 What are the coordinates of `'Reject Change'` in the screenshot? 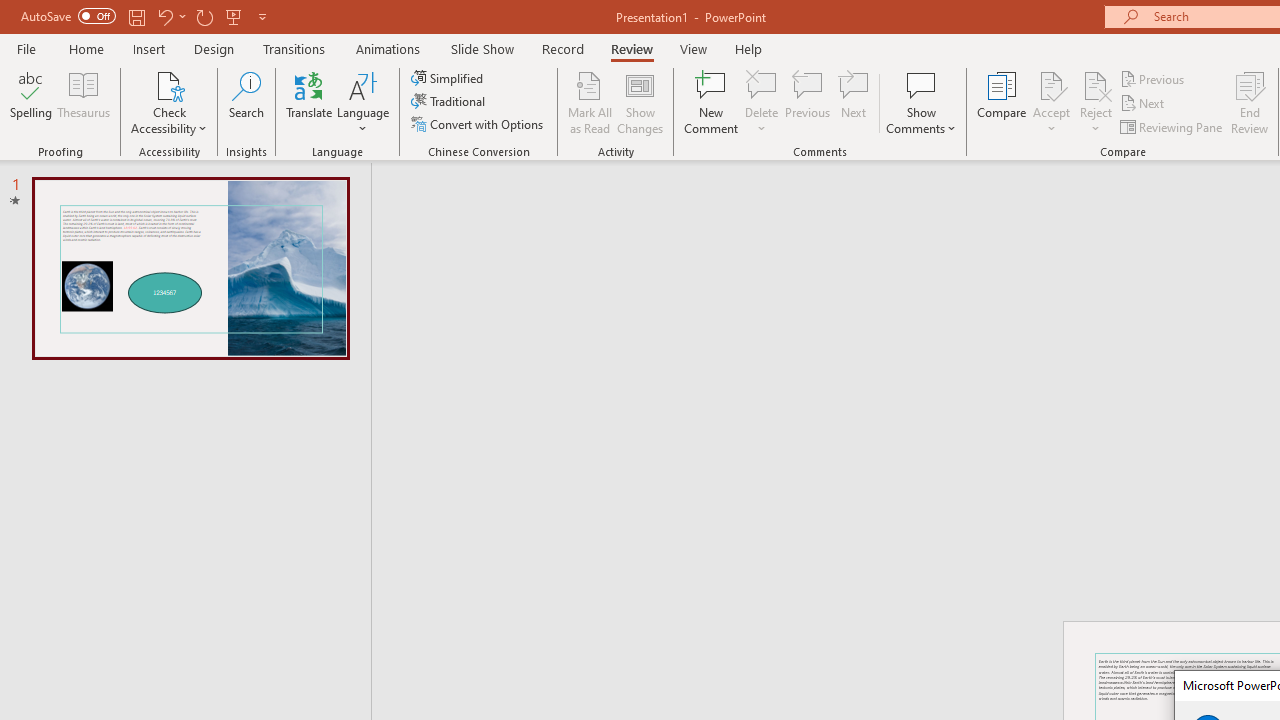 It's located at (1095, 84).